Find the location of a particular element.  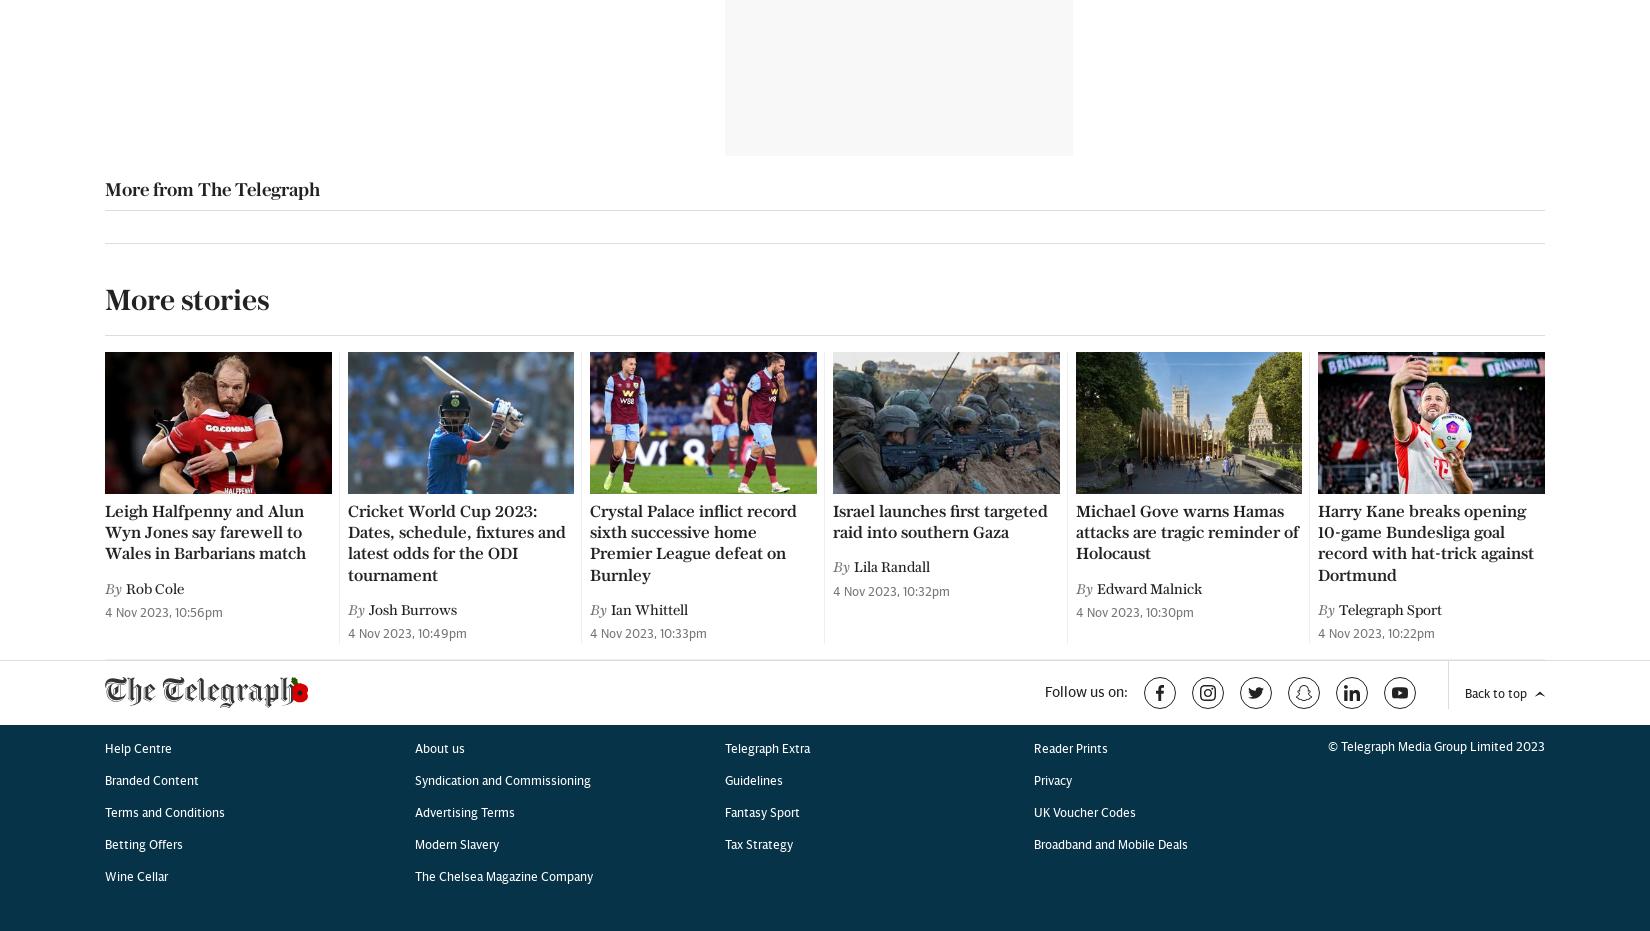

'Fantasy Sport' is located at coordinates (760, 47).